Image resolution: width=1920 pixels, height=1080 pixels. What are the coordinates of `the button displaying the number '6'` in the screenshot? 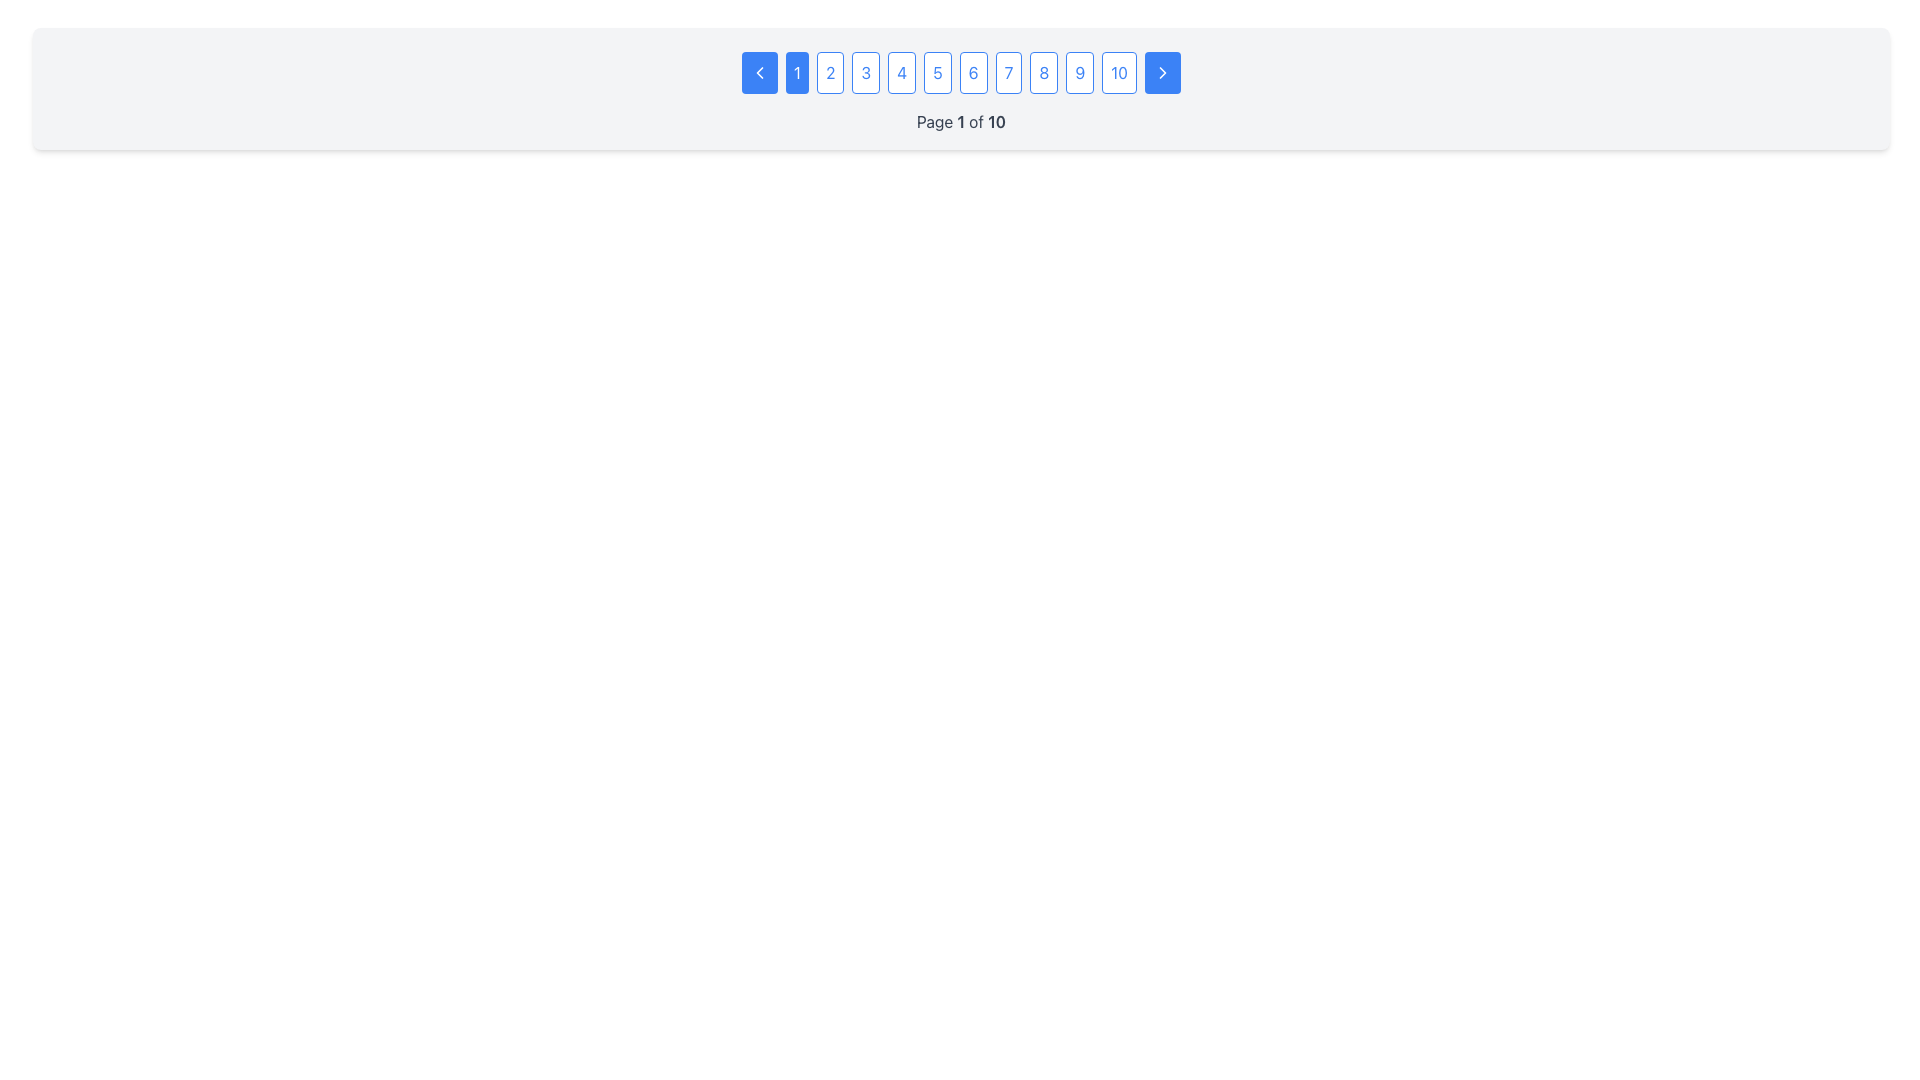 It's located at (961, 72).